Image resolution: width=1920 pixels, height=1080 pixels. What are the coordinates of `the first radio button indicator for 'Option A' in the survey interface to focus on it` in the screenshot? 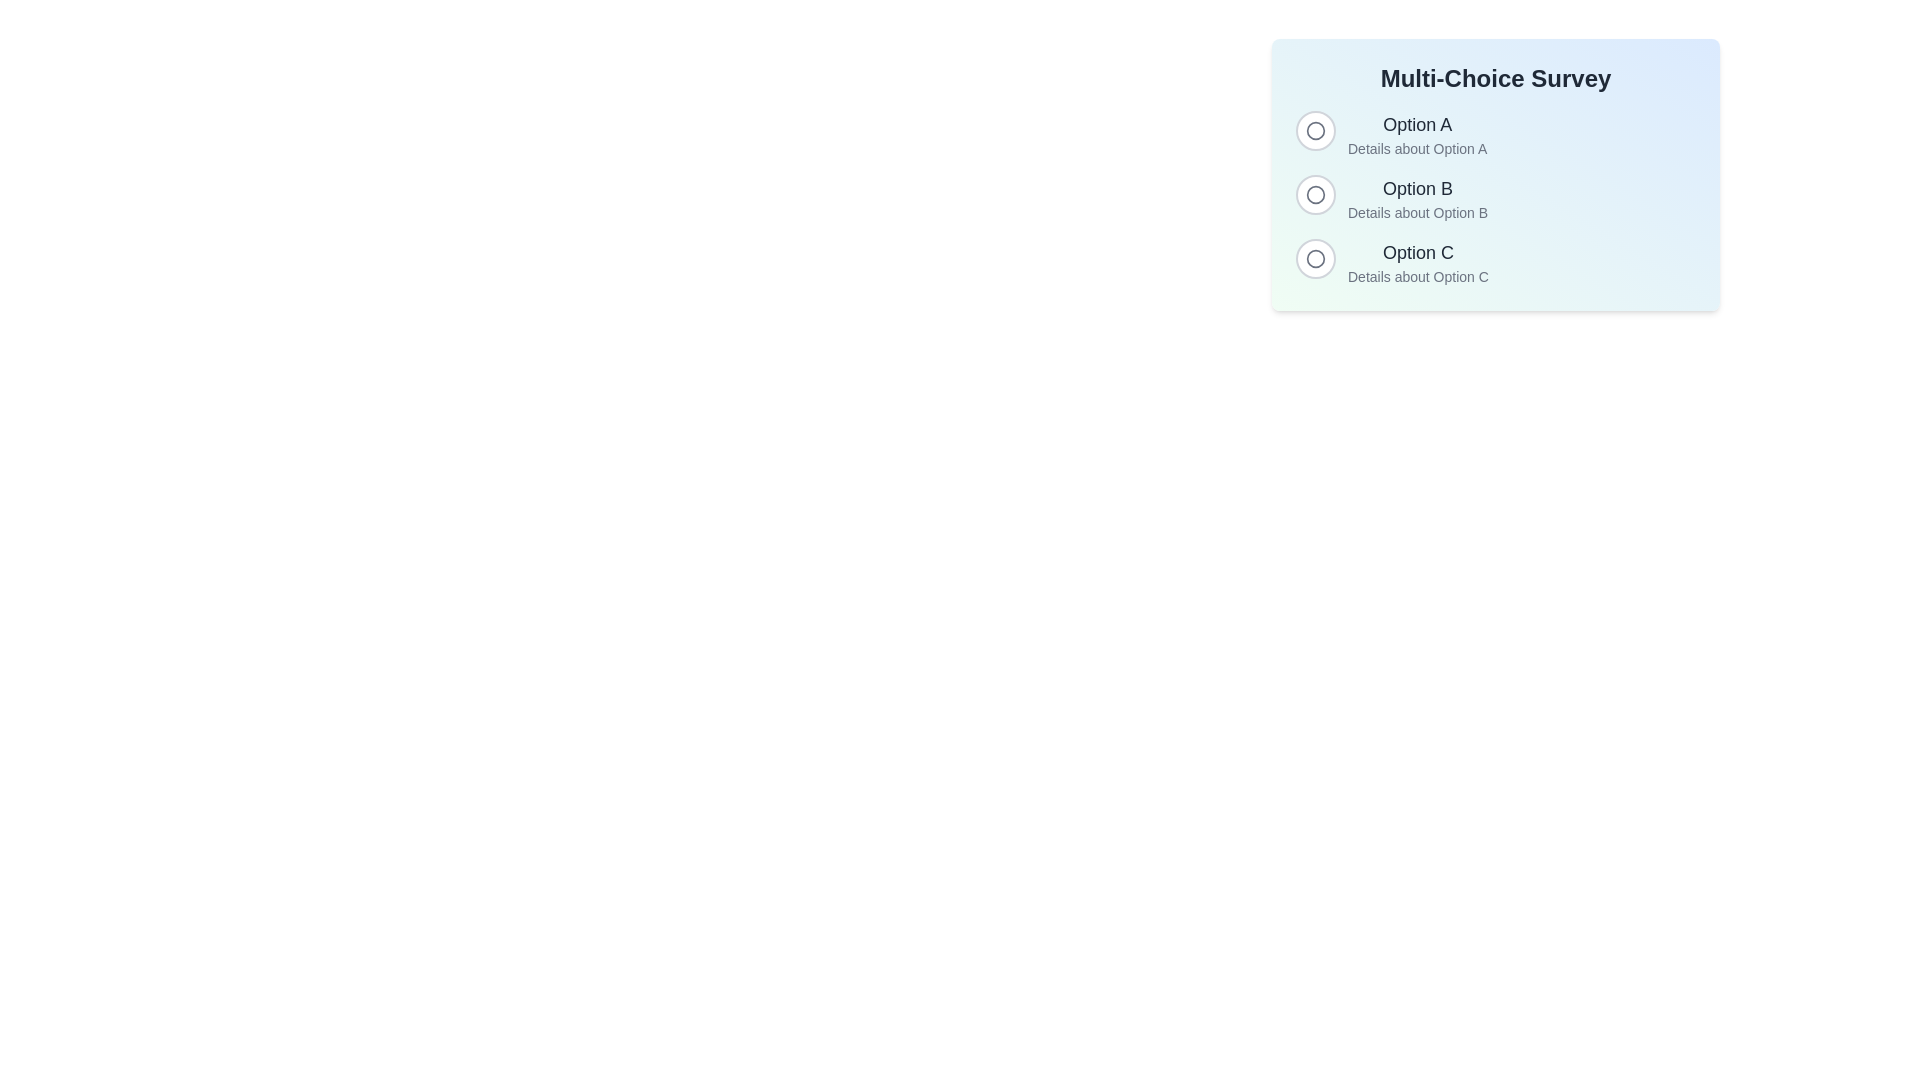 It's located at (1315, 131).